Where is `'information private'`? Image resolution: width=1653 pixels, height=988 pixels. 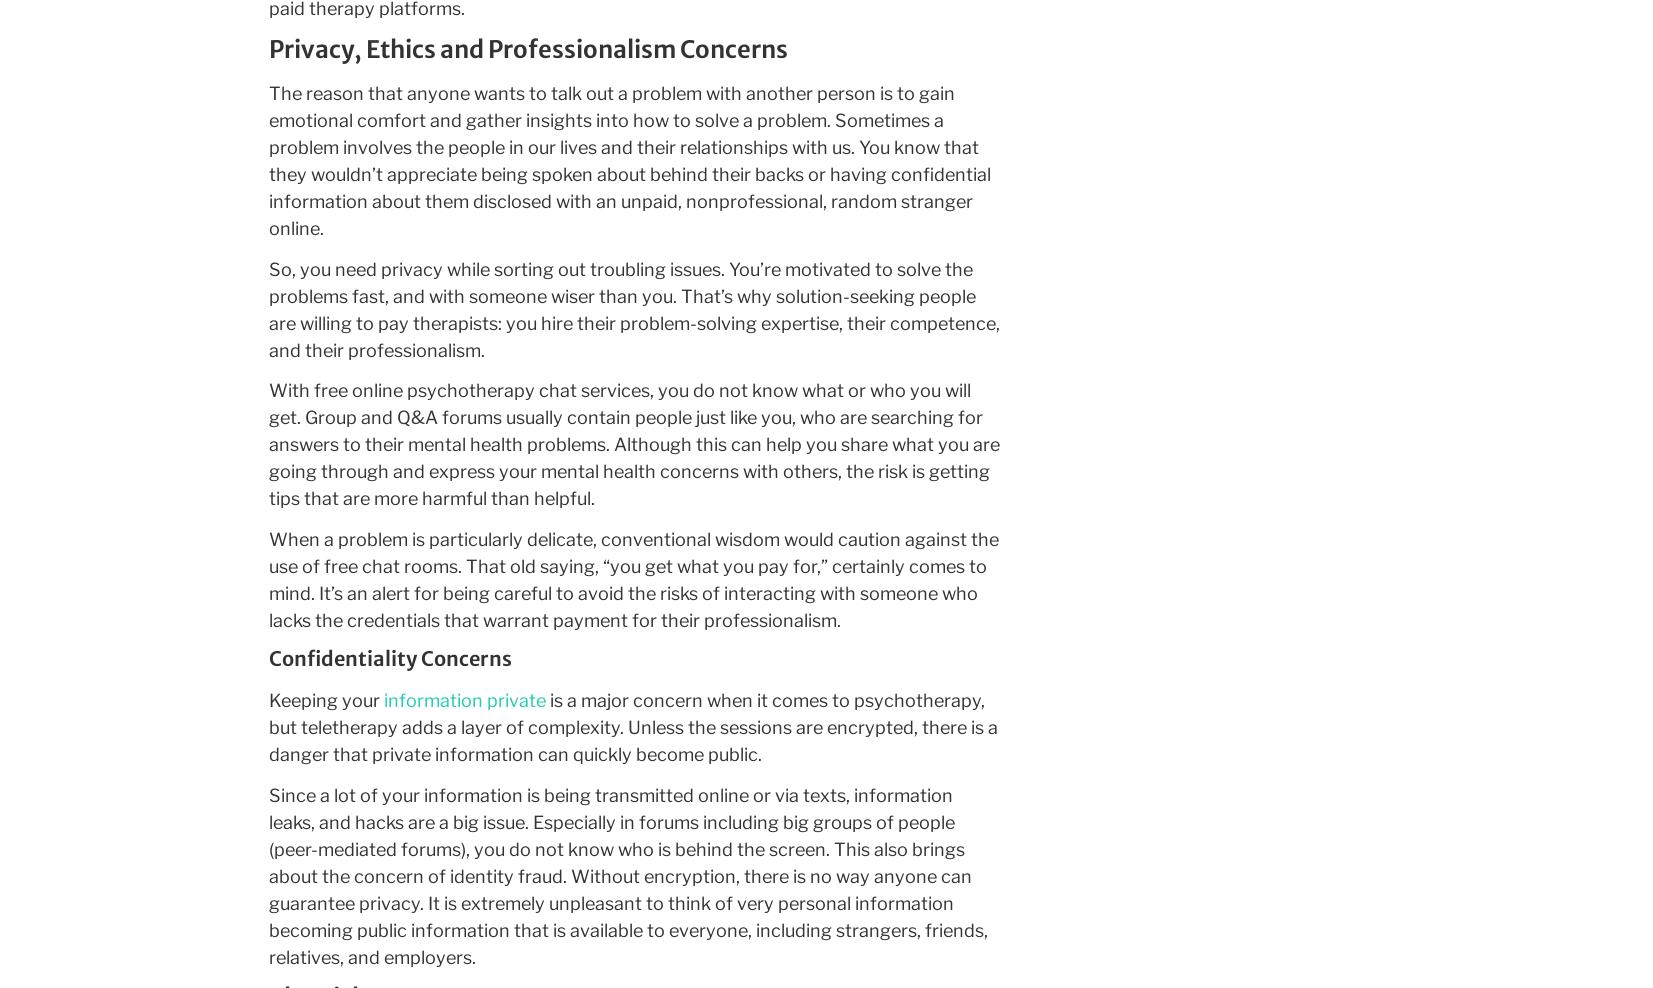
'information private' is located at coordinates (462, 700).